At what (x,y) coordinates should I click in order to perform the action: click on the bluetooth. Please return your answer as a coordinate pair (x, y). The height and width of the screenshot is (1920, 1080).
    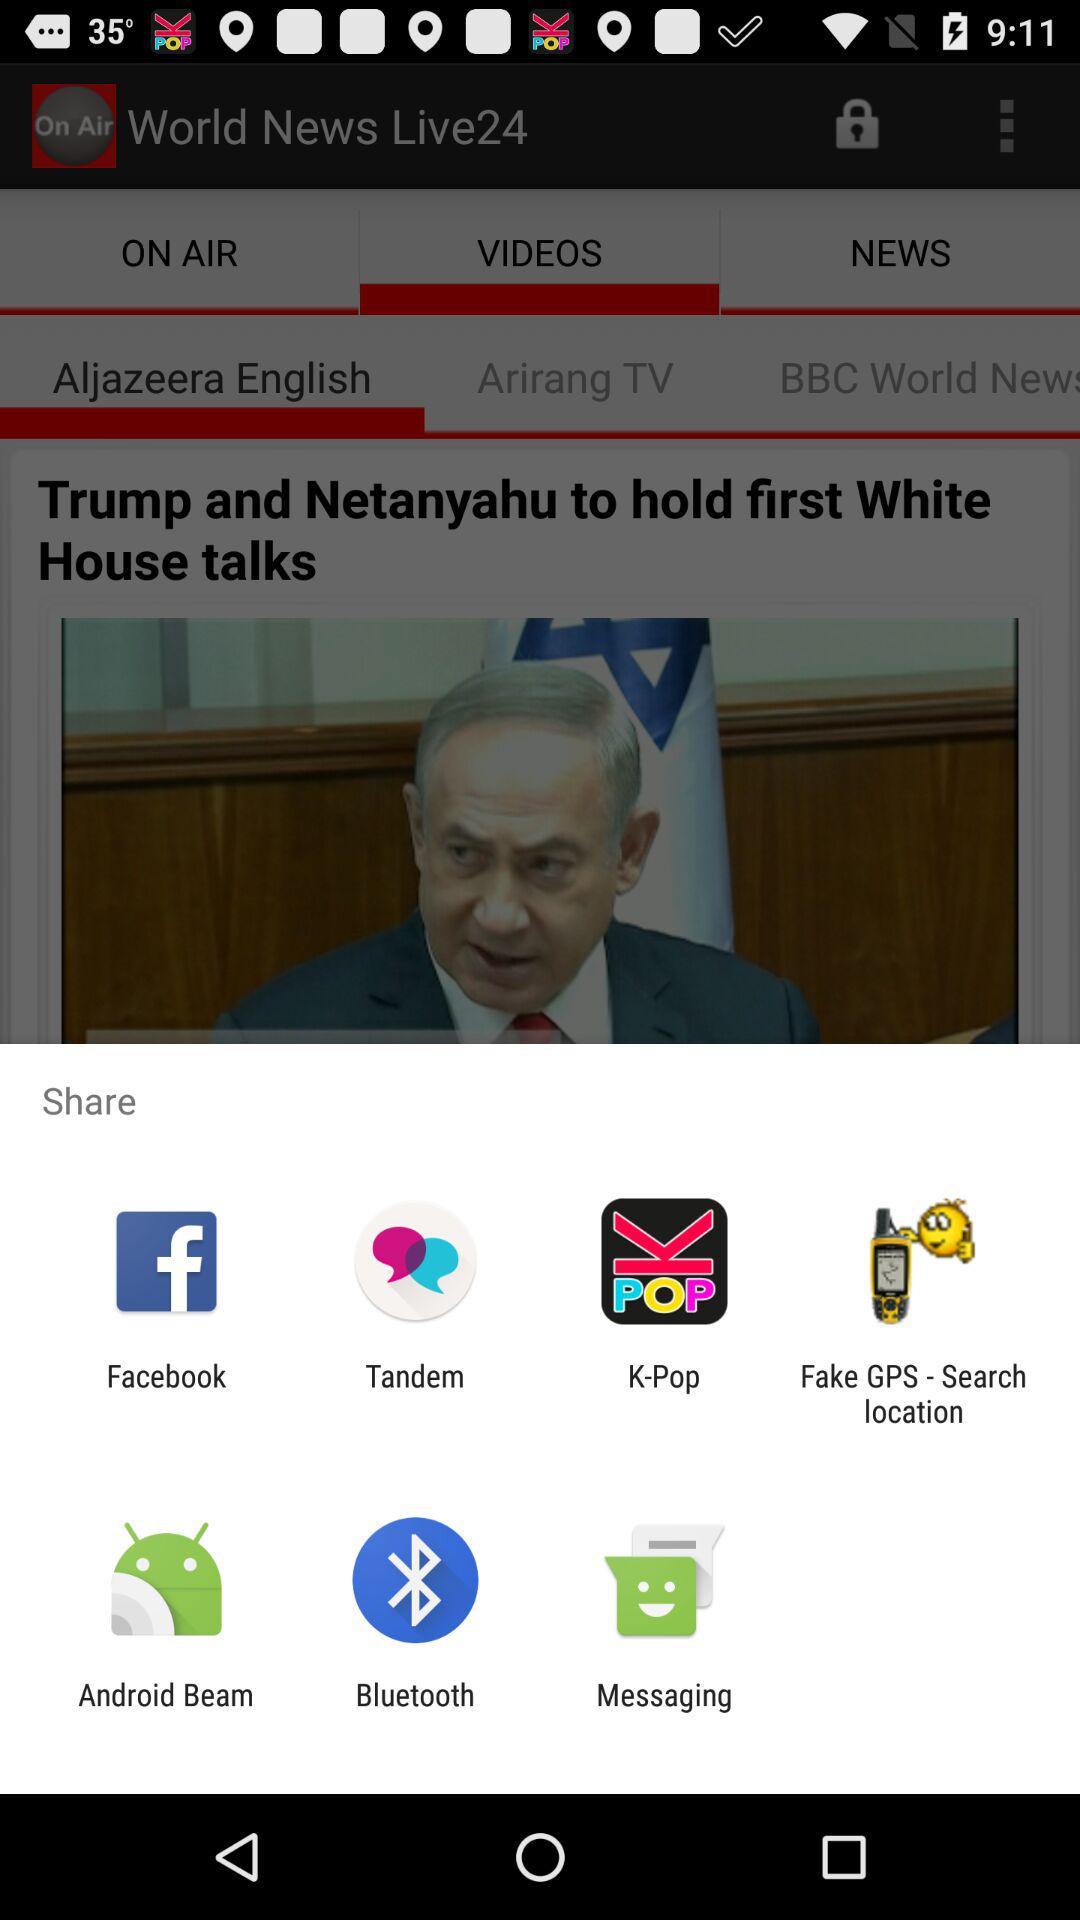
    Looking at the image, I should click on (414, 1711).